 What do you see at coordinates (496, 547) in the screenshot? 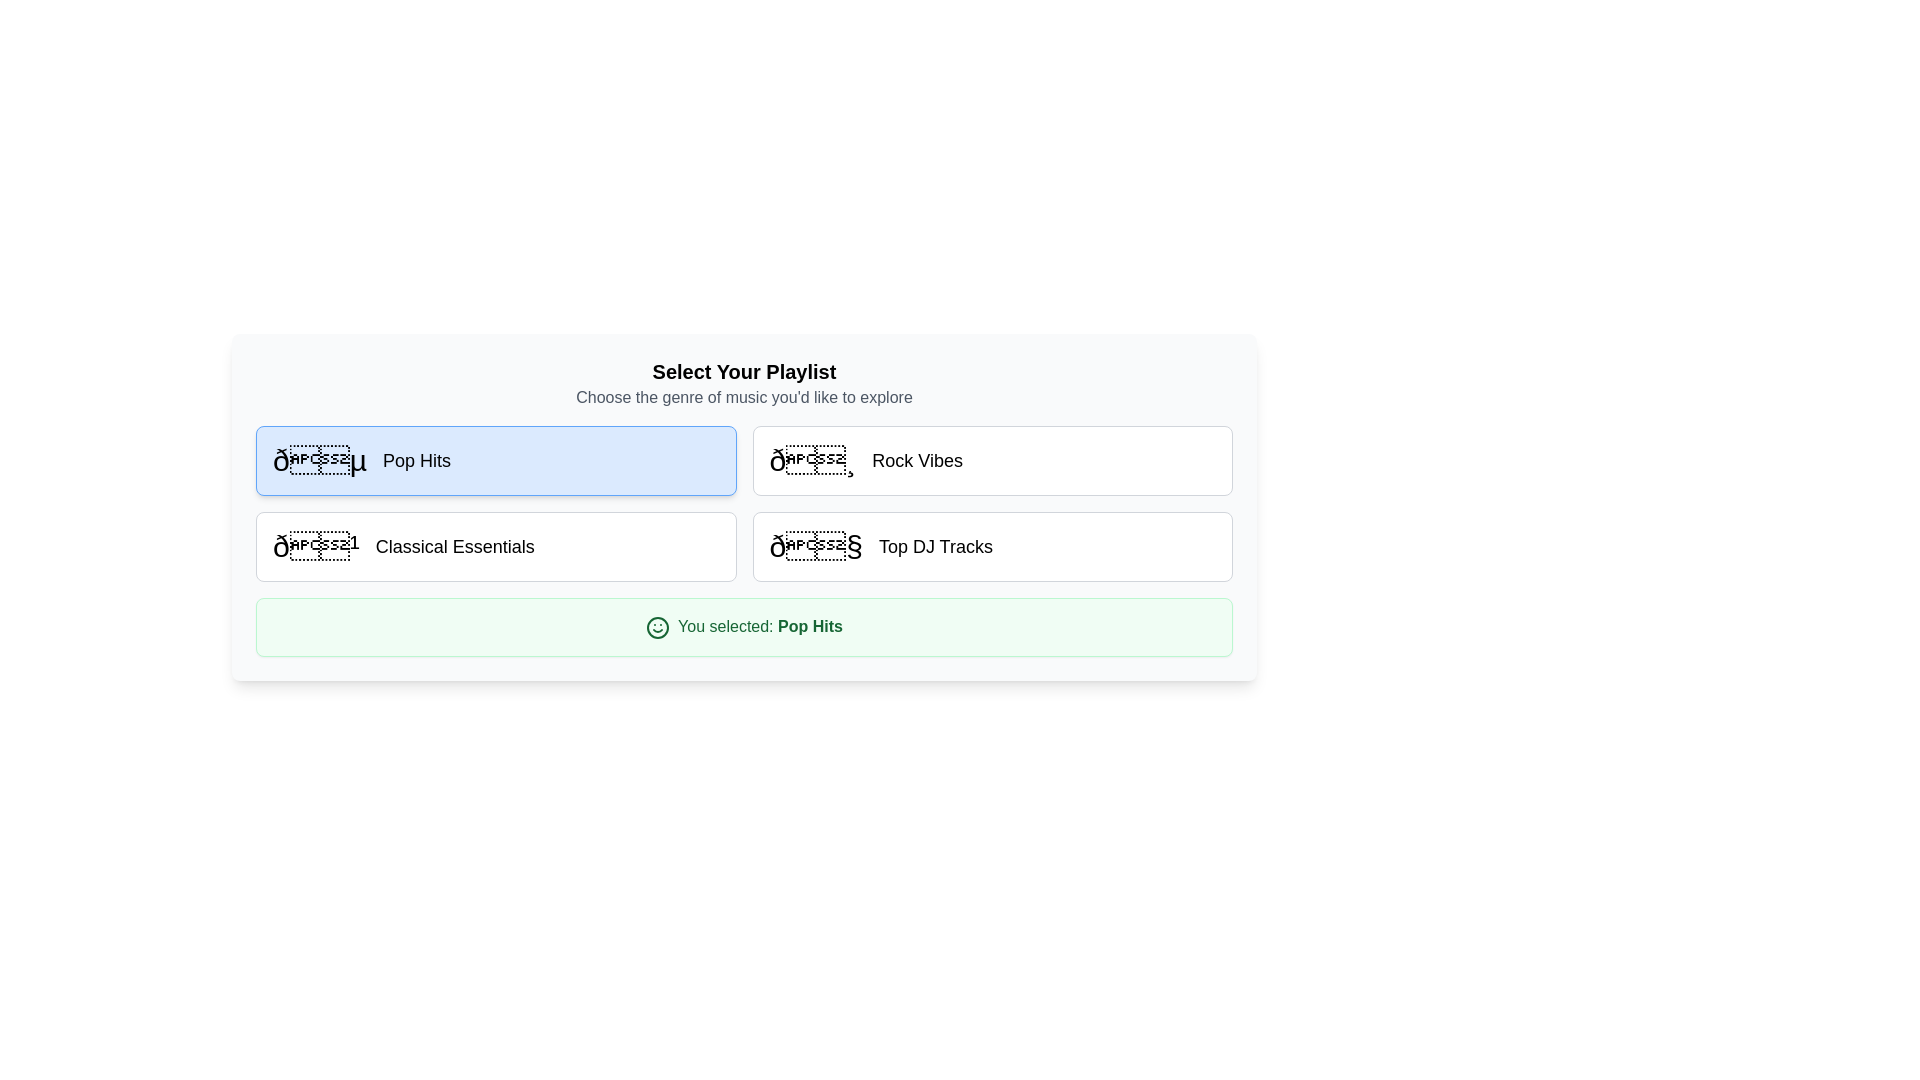
I see `the 'Classical Essentials' button, which is a rectangular component with rounded corners and a music note emoji` at bounding box center [496, 547].